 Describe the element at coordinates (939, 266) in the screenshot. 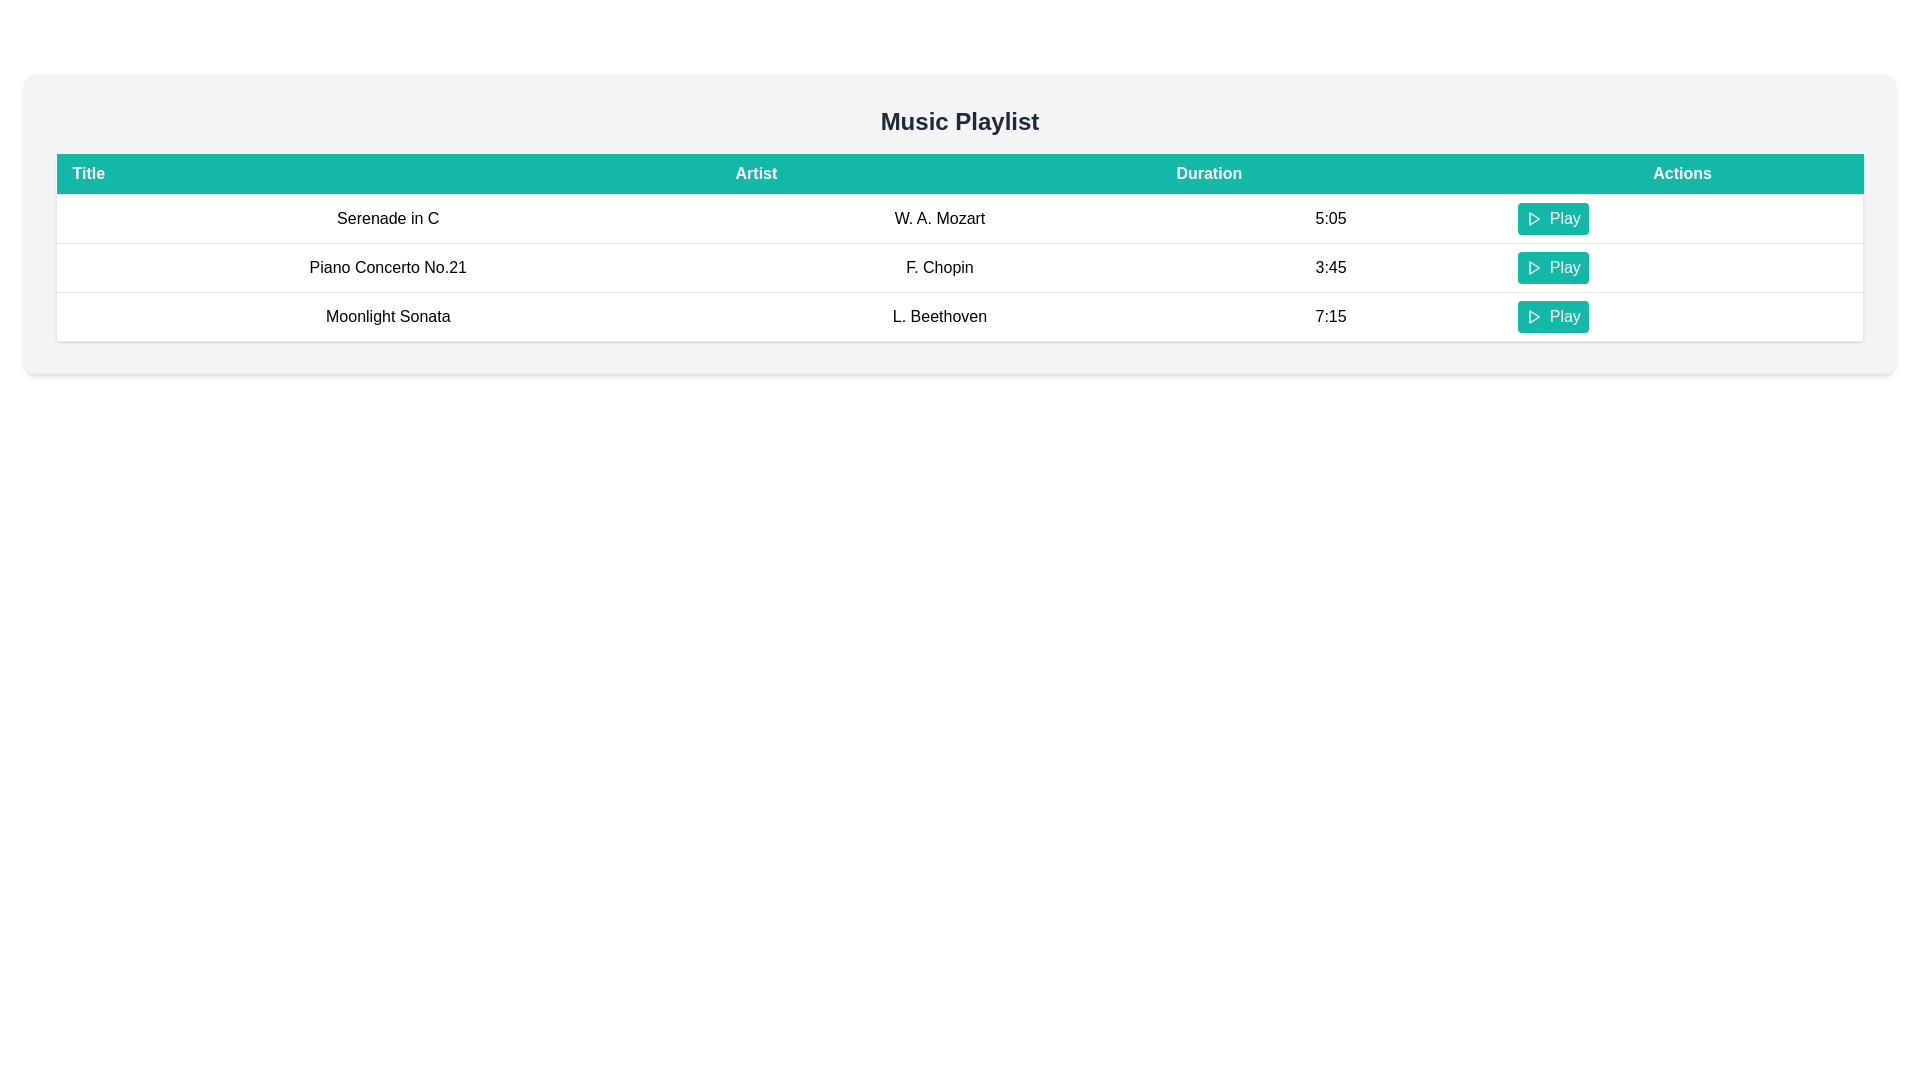

I see `the text label 'F. Chopin' which is centrally aligned in the Artist column of the row labeled 'Piano Concerto No.21'` at that location.